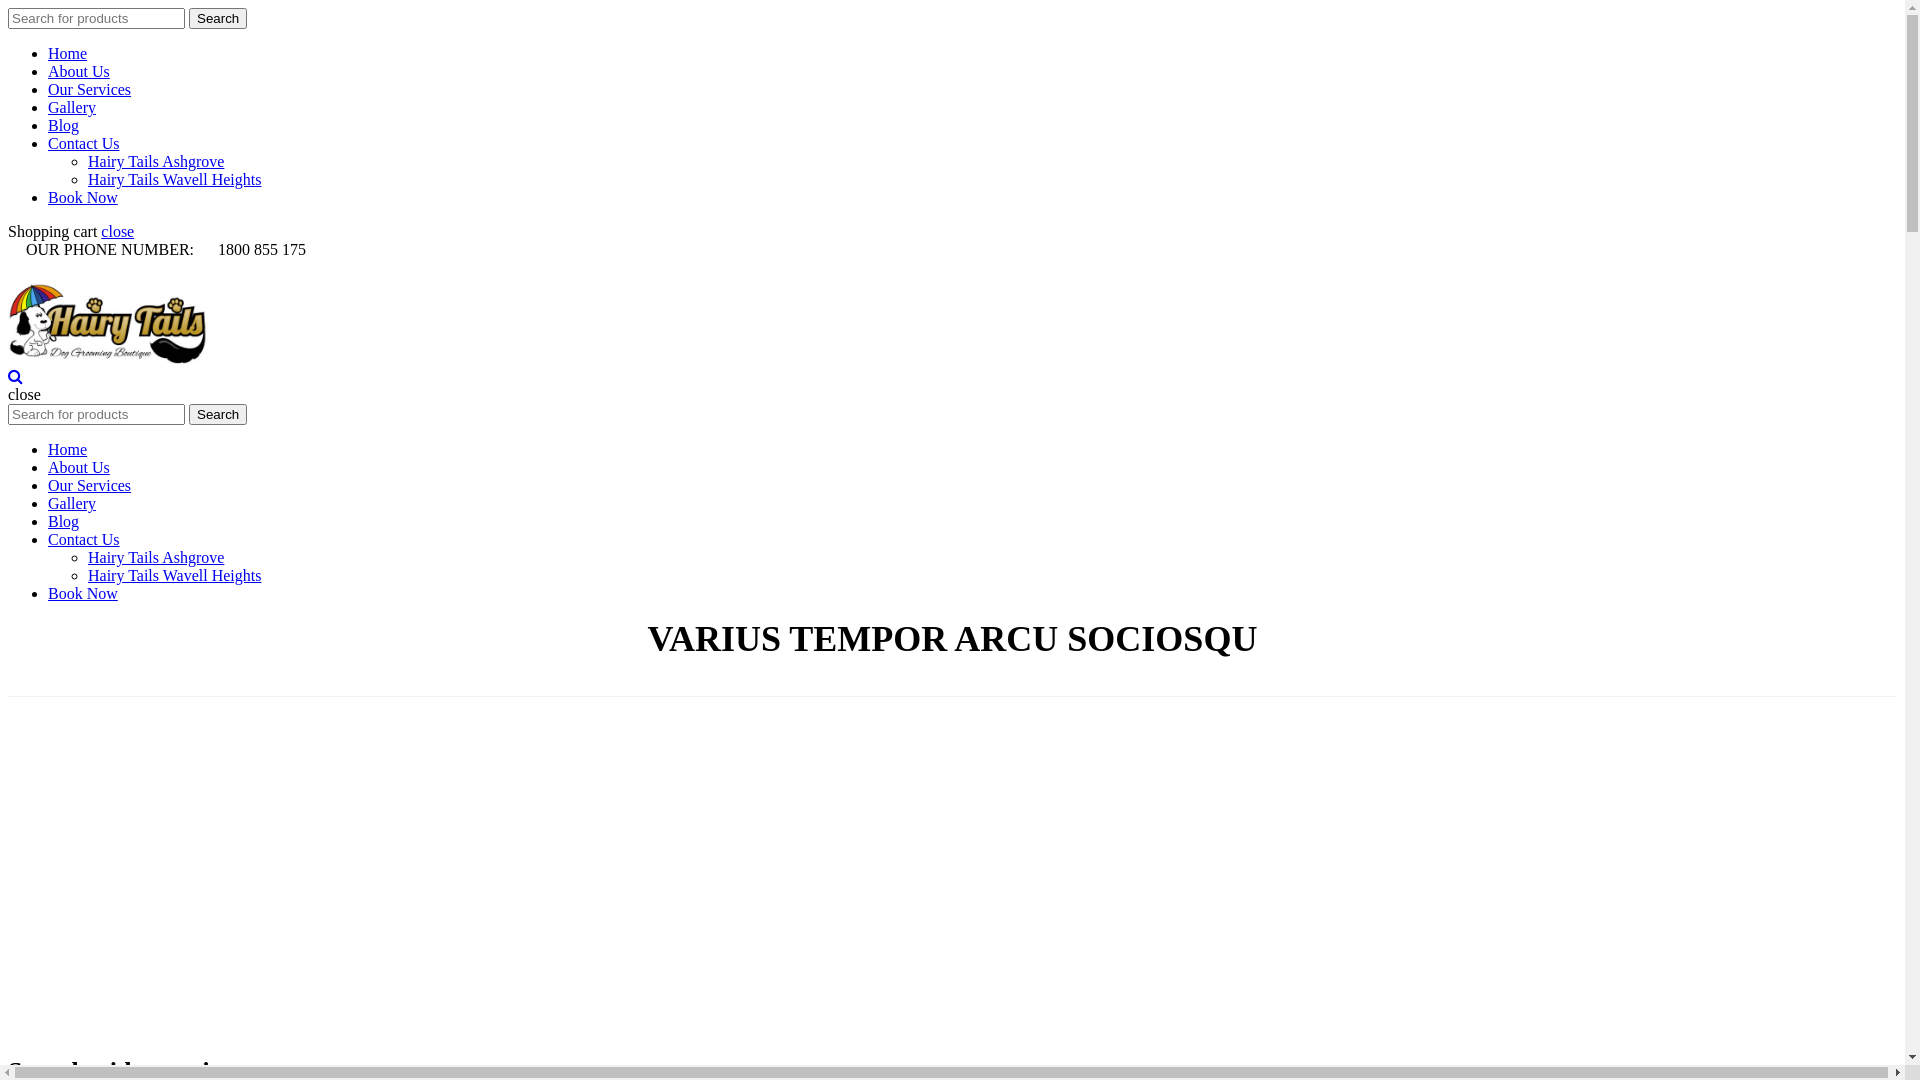 The width and height of the screenshot is (1920, 1080). What do you see at coordinates (116, 230) in the screenshot?
I see `'close'` at bounding box center [116, 230].